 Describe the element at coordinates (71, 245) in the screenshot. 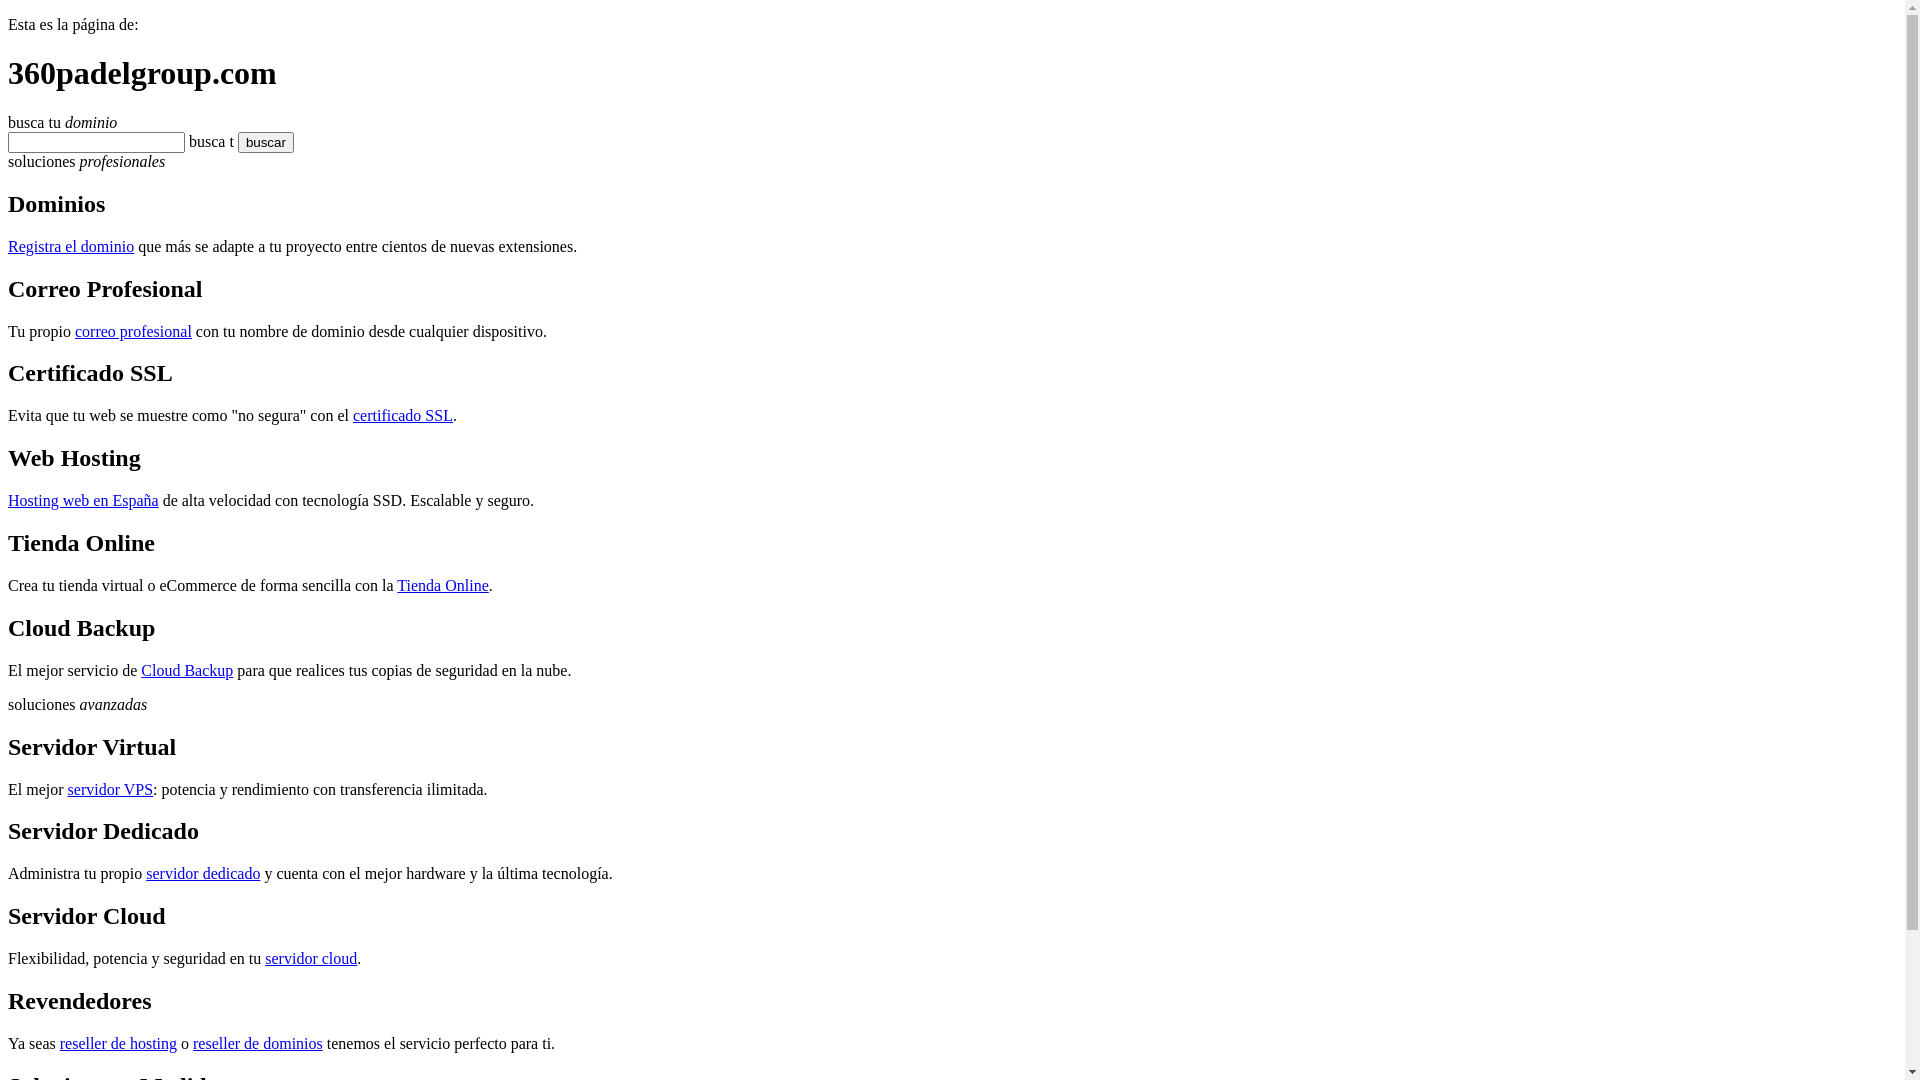

I see `'Registra el dominio'` at that location.